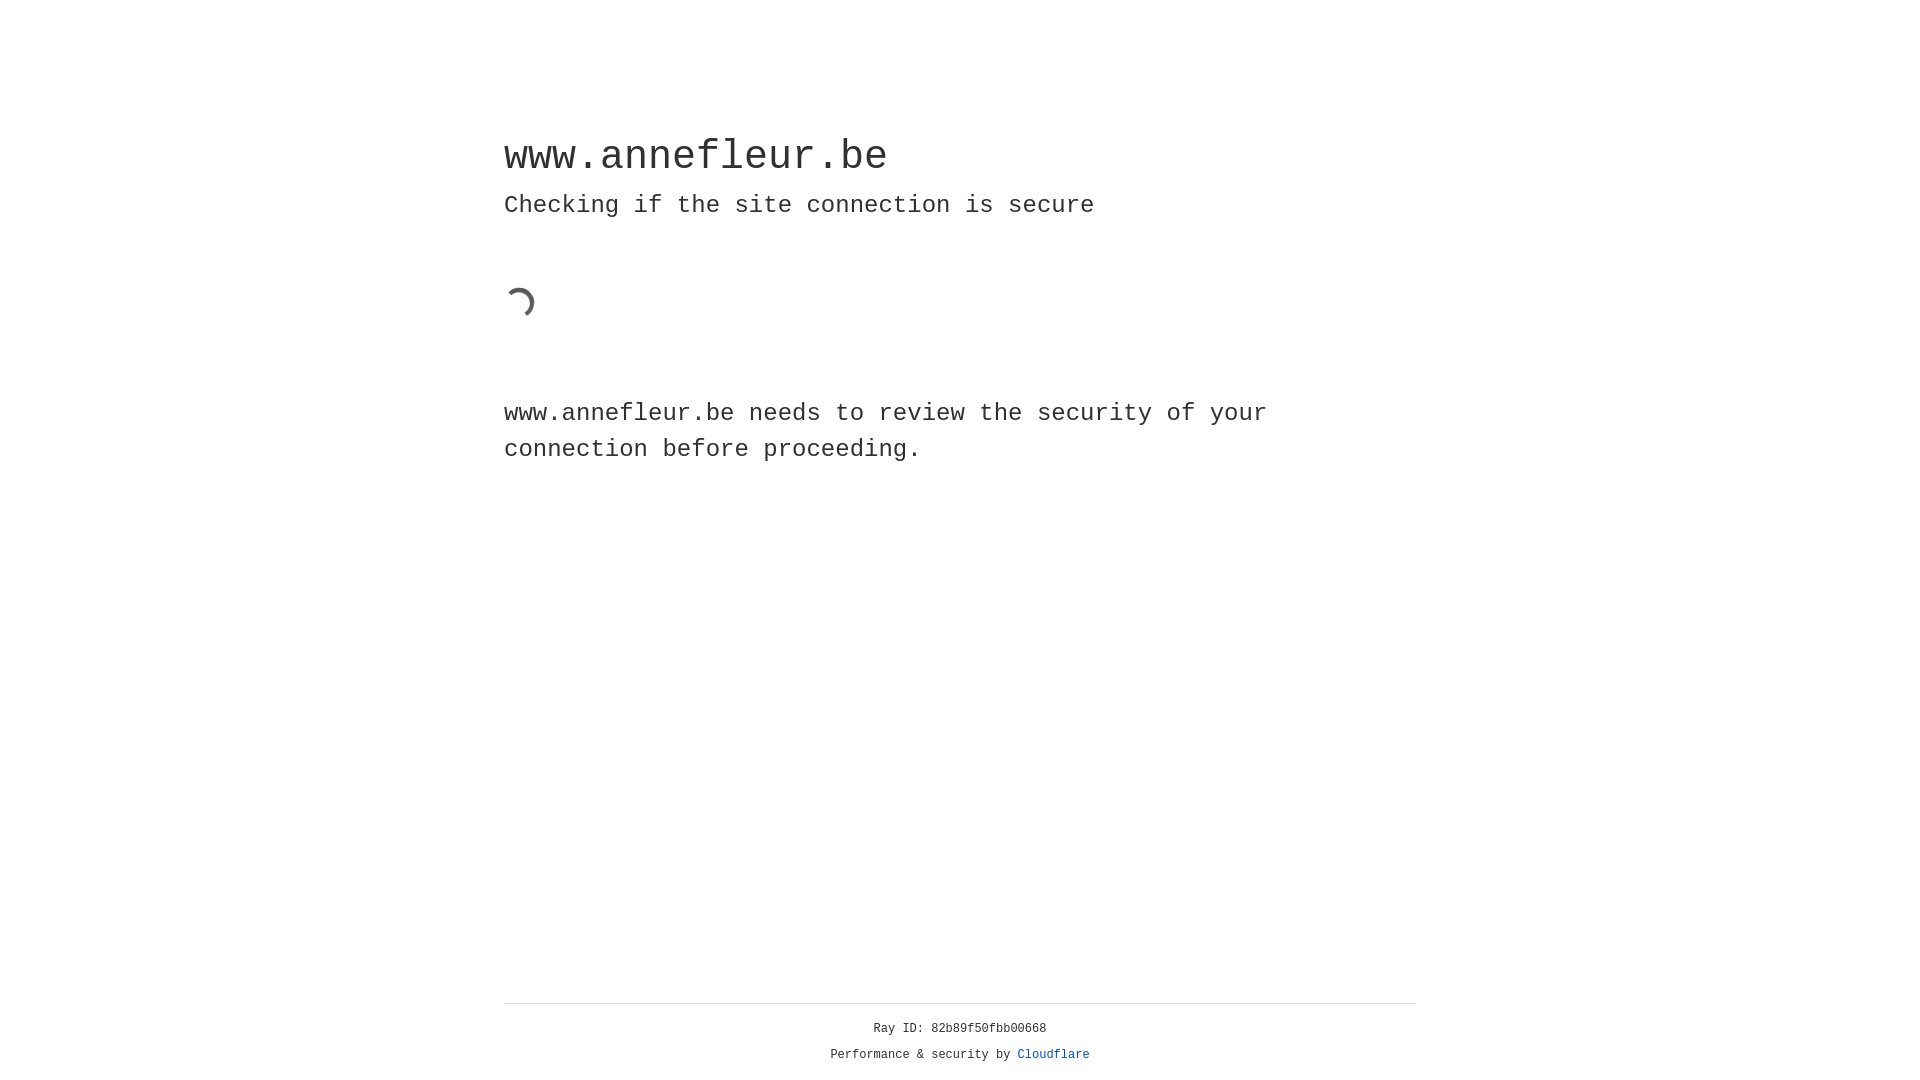 The height and width of the screenshot is (1080, 1920). What do you see at coordinates (1053, 1054) in the screenshot?
I see `'Cloudflare'` at bounding box center [1053, 1054].